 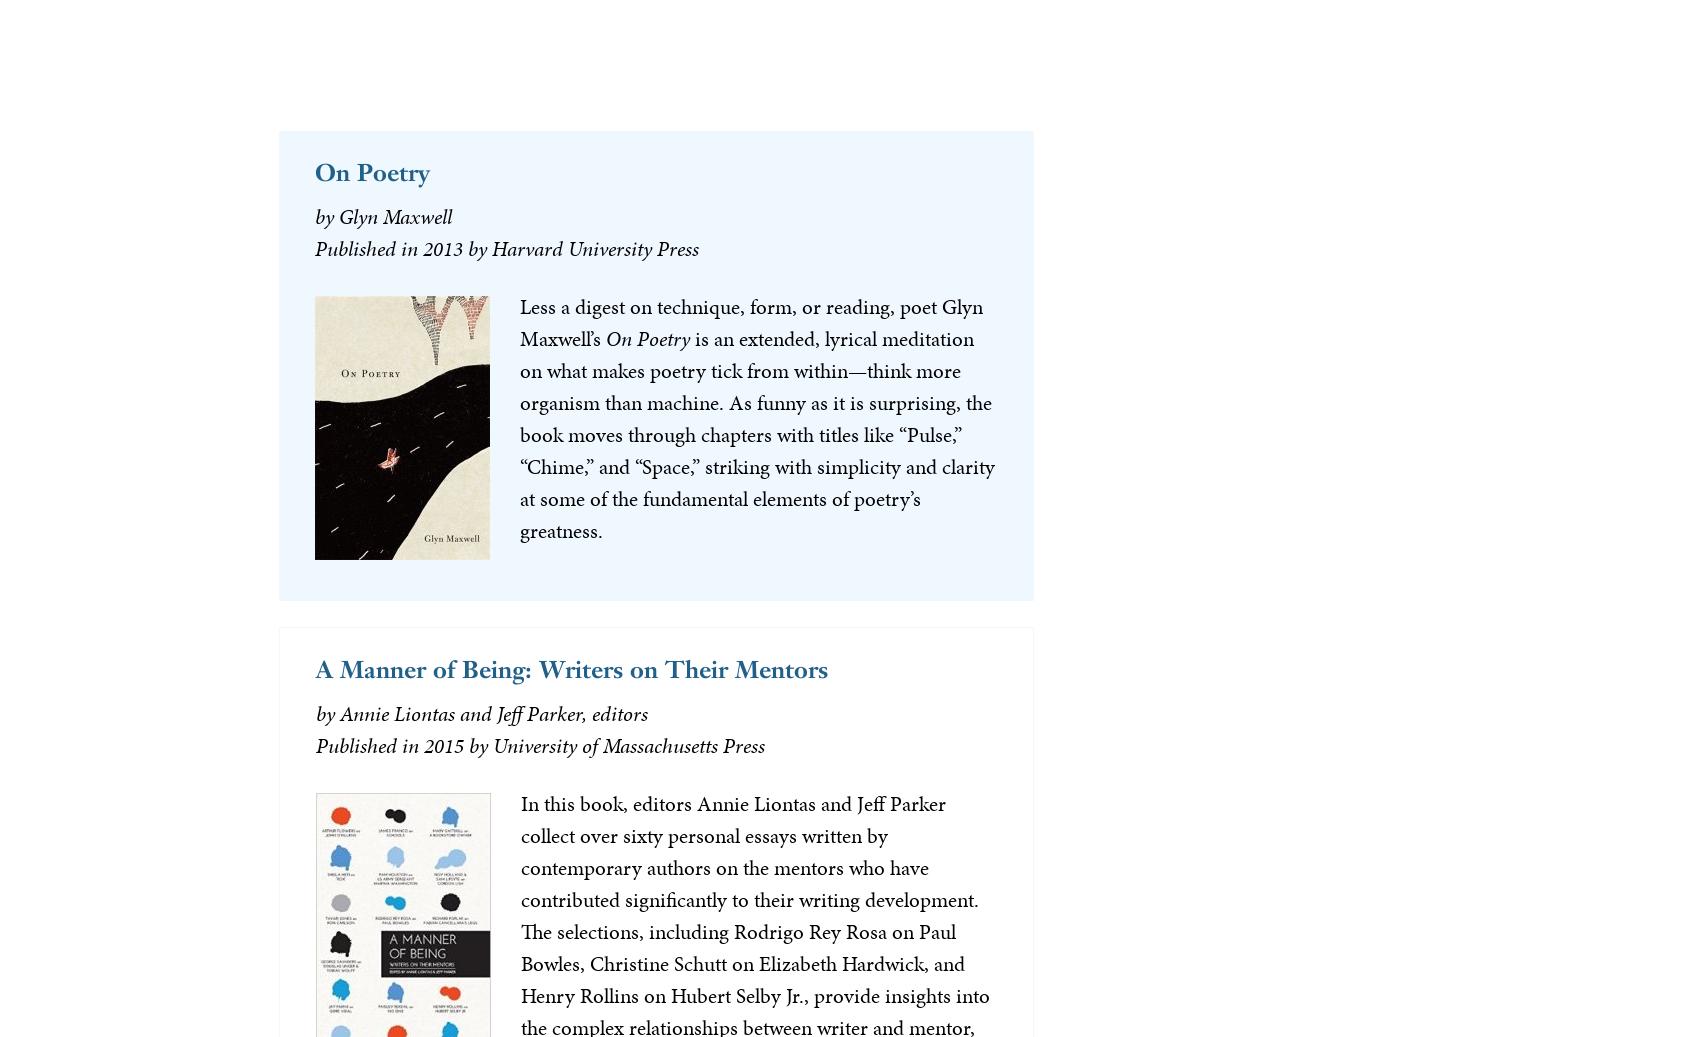 I want to click on 'by University of Massachusetts Press', so click(x=468, y=744).